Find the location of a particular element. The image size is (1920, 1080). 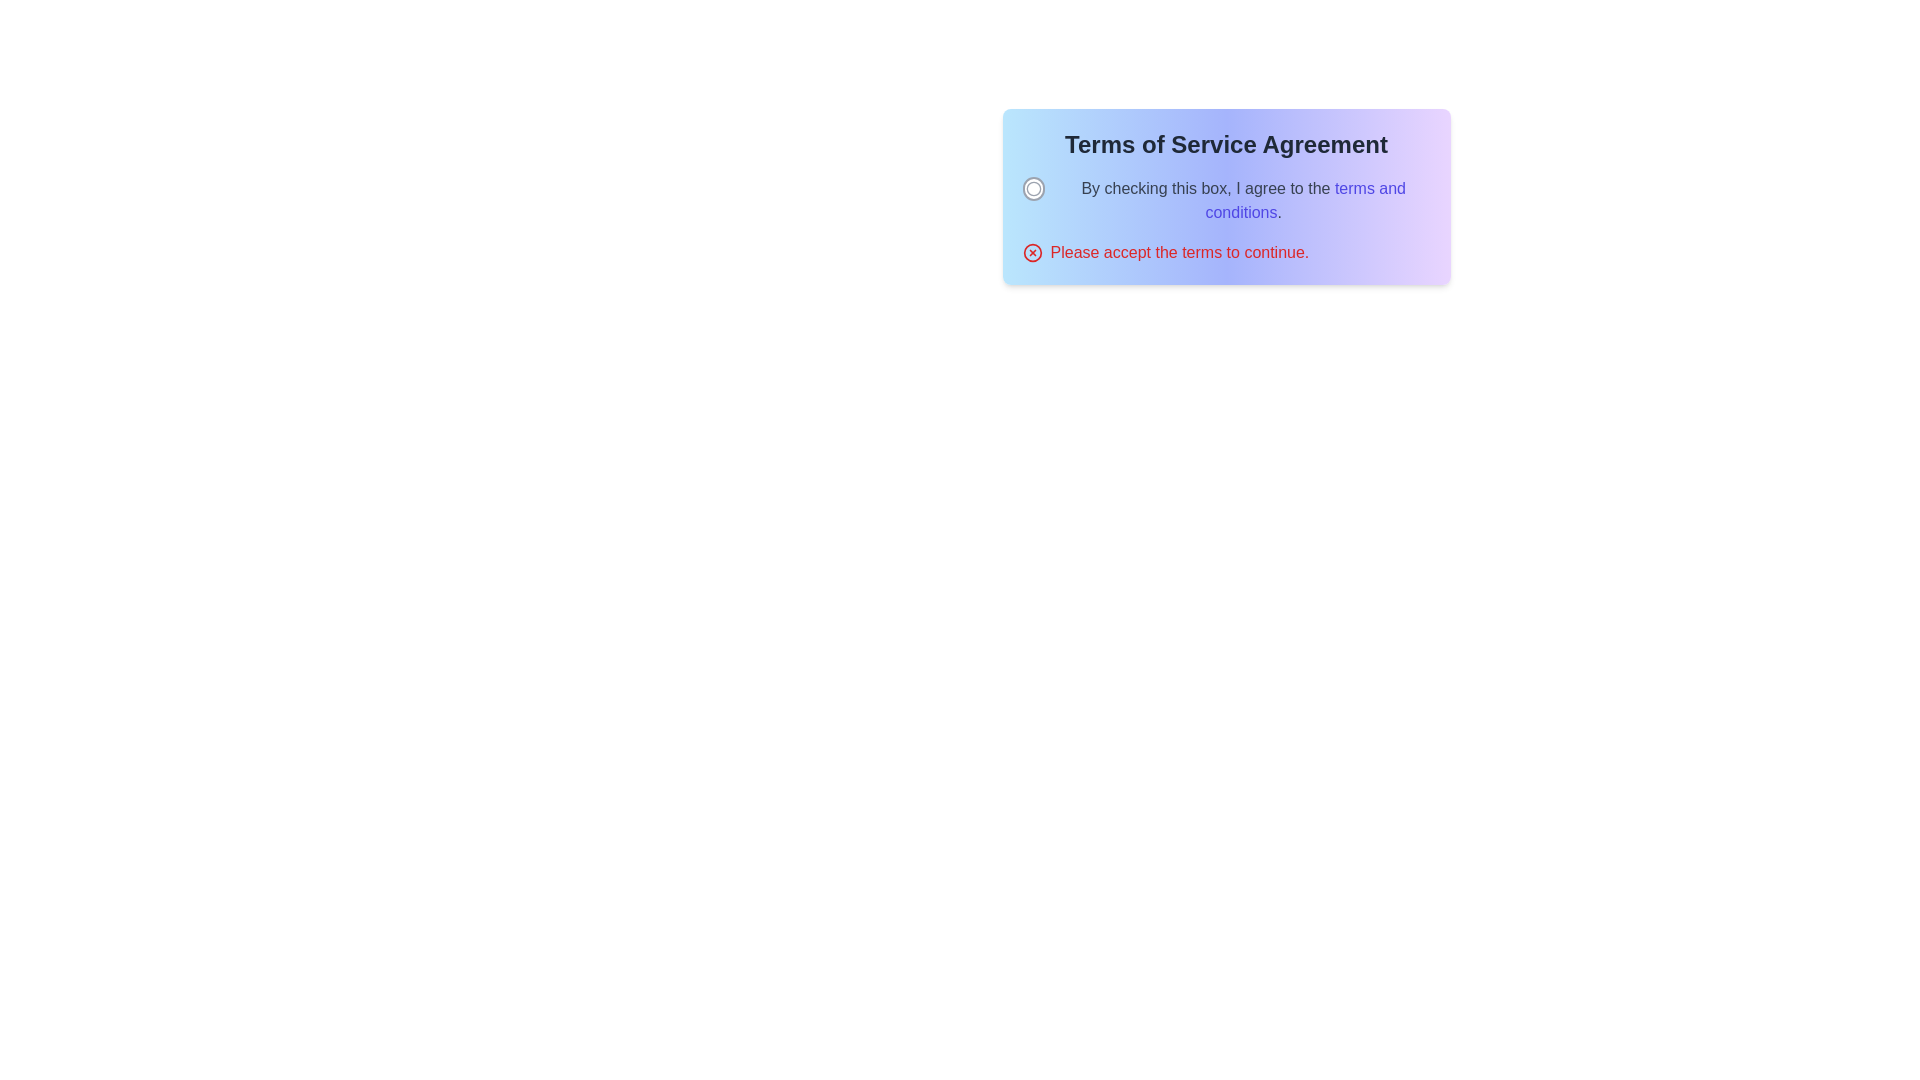

the hyperlink styled with medium font weight and indigo color that signifies interactivity, located within the sentence 'By checking this box, I agree to the terms and conditions.' is located at coordinates (1305, 200).